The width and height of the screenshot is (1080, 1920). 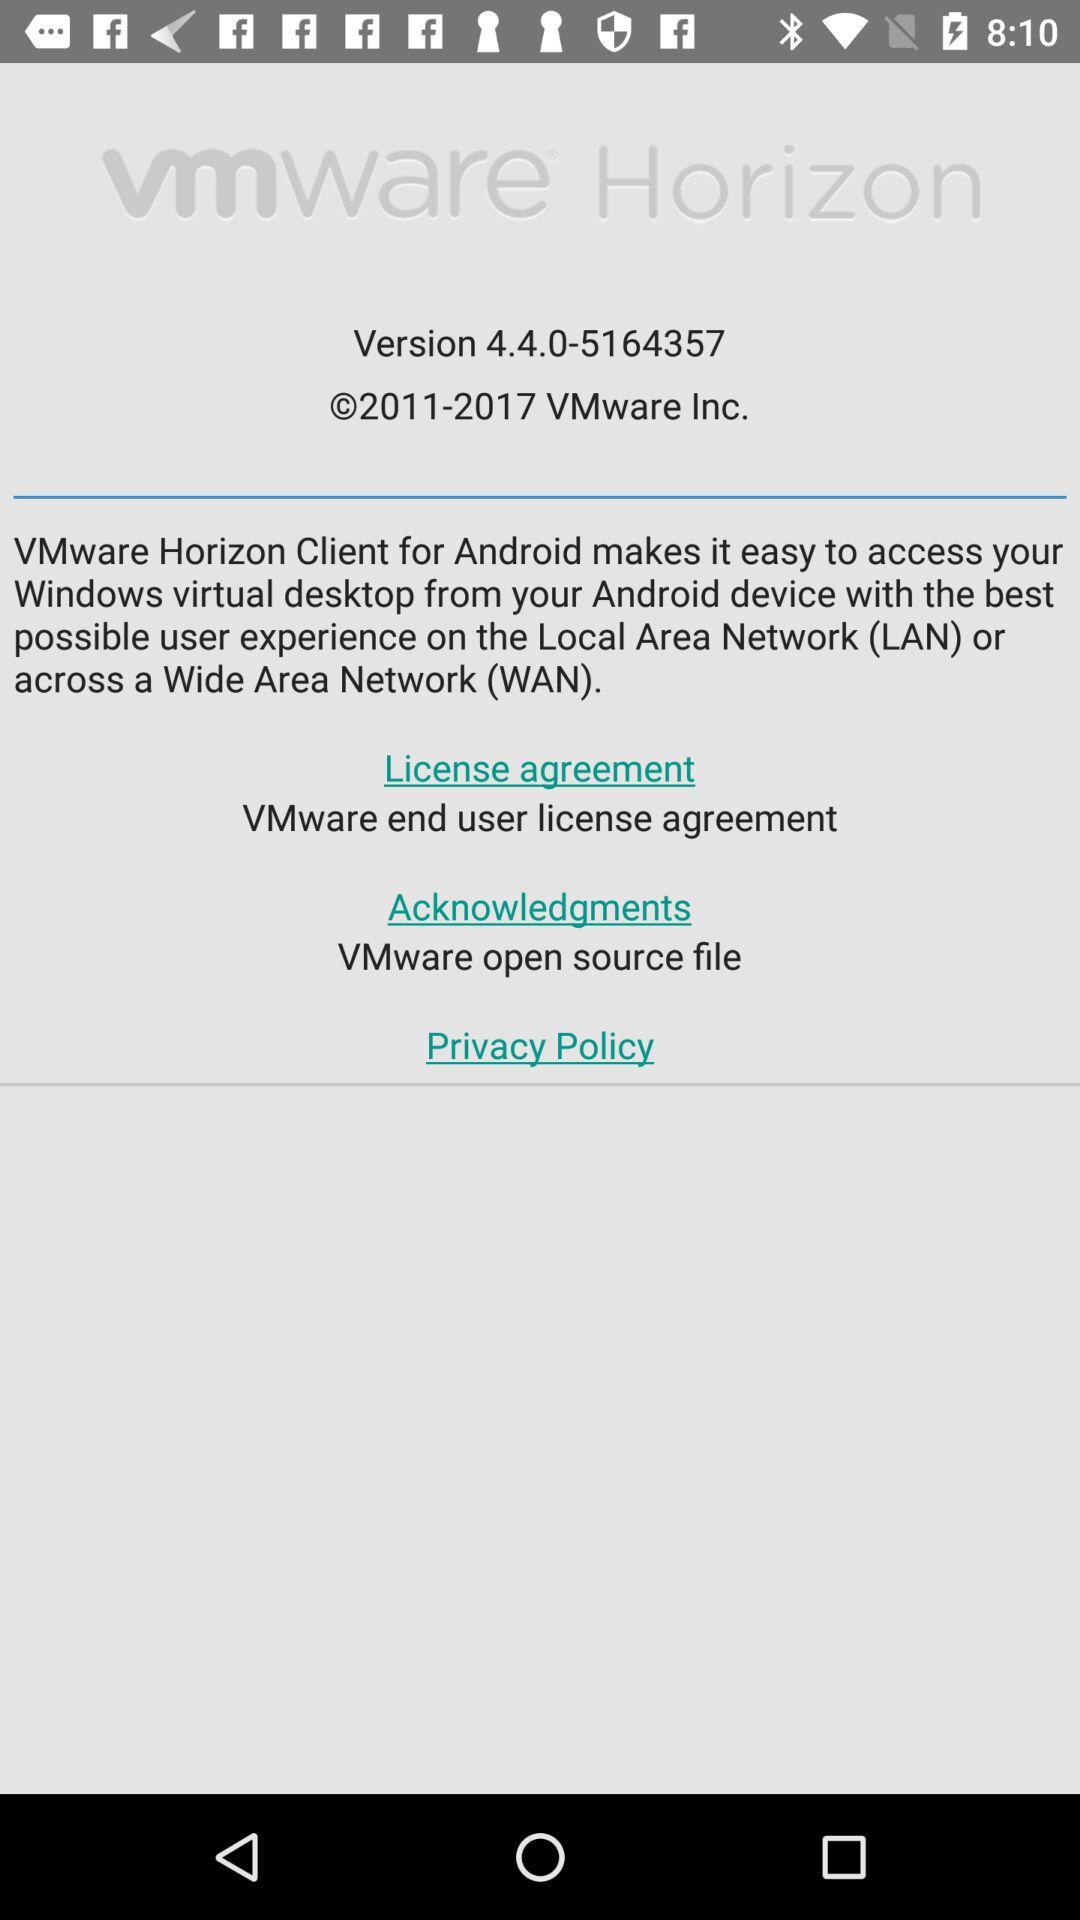 What do you see at coordinates (540, 612) in the screenshot?
I see `vmware horizon client item` at bounding box center [540, 612].